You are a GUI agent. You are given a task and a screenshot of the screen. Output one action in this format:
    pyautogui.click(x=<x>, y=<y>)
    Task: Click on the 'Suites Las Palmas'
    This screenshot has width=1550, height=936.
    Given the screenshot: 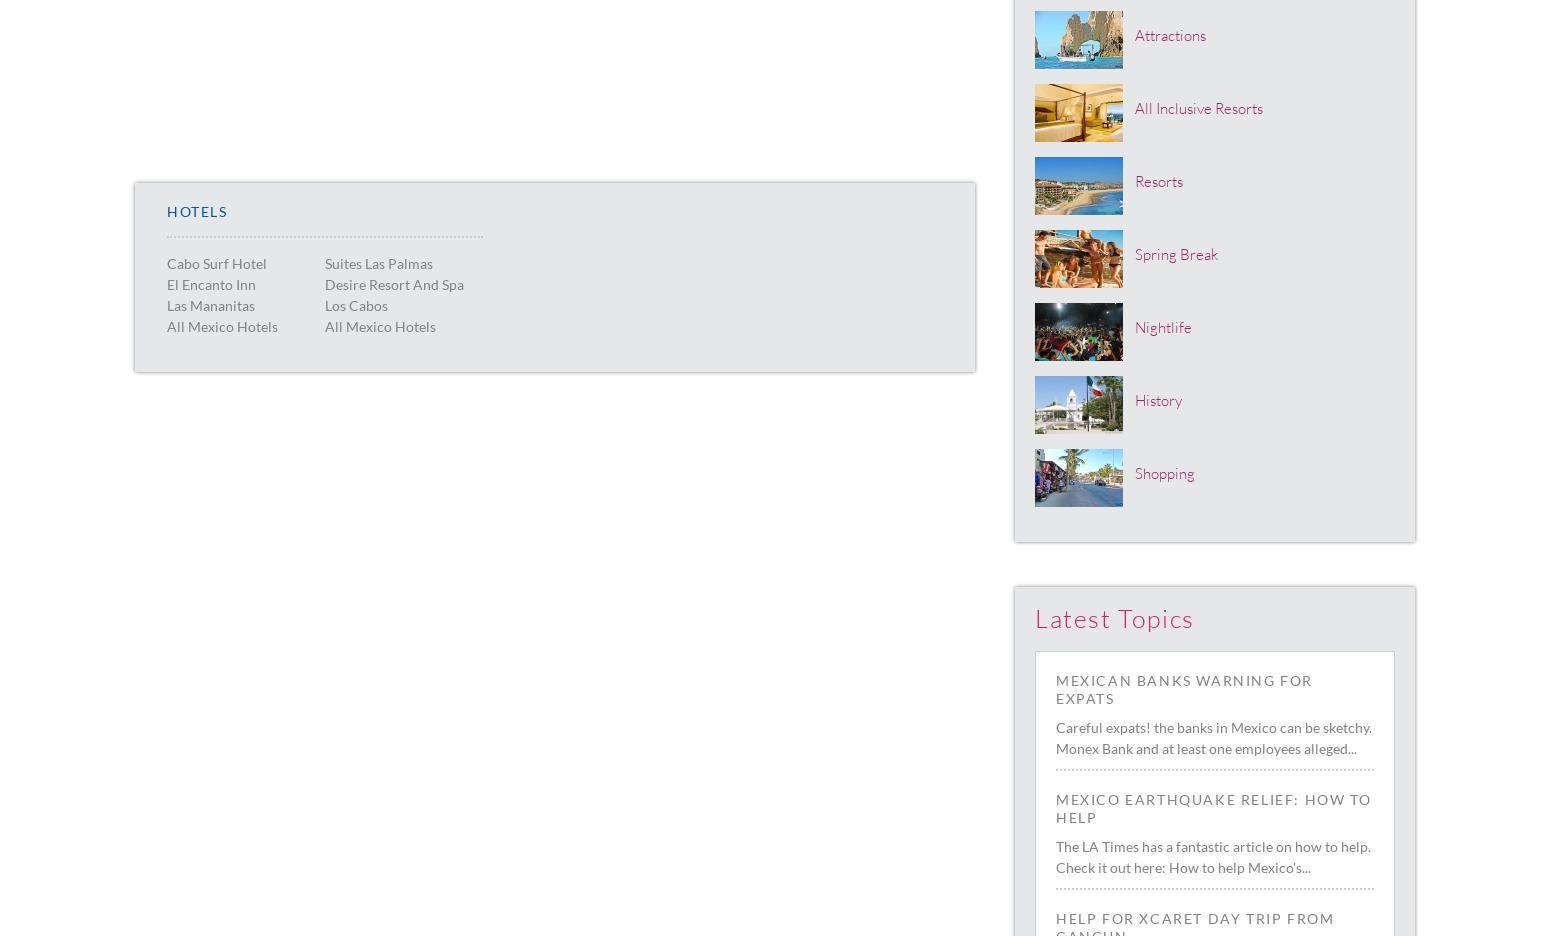 What is the action you would take?
    pyautogui.click(x=377, y=261)
    